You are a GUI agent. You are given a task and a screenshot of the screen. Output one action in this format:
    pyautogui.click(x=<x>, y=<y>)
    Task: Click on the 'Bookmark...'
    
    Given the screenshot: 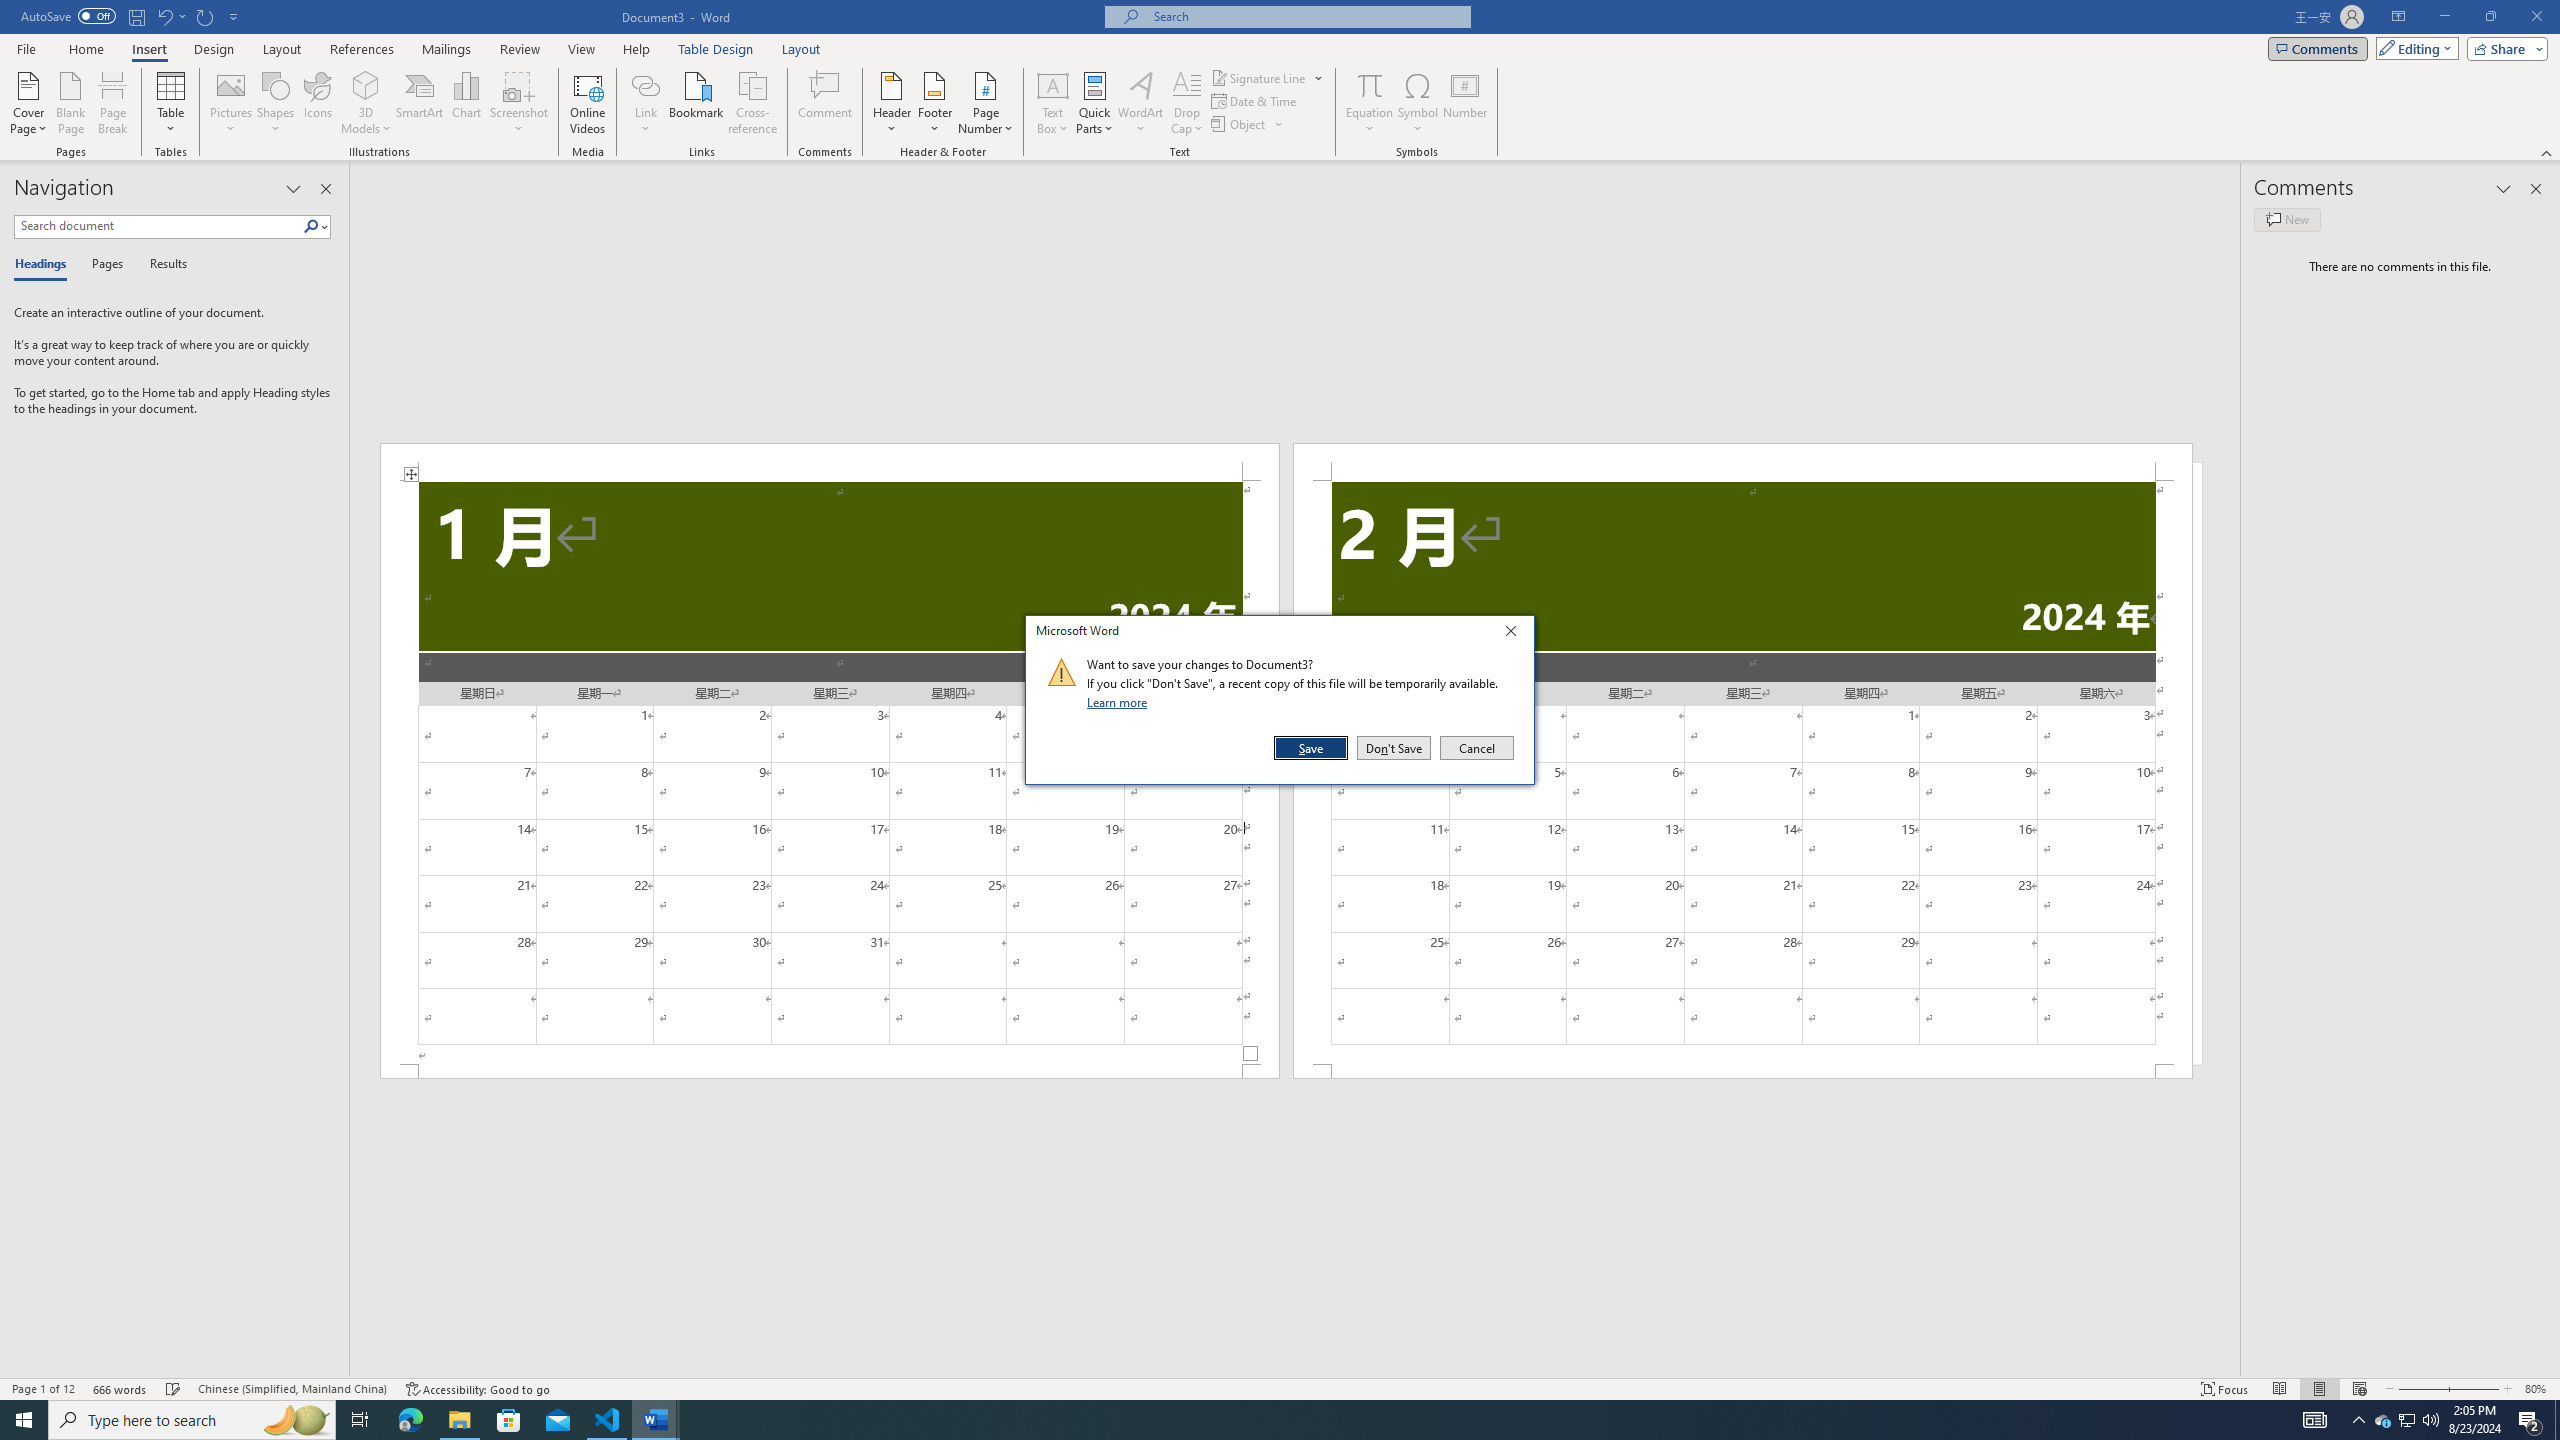 What is the action you would take?
    pyautogui.click(x=697, y=103)
    